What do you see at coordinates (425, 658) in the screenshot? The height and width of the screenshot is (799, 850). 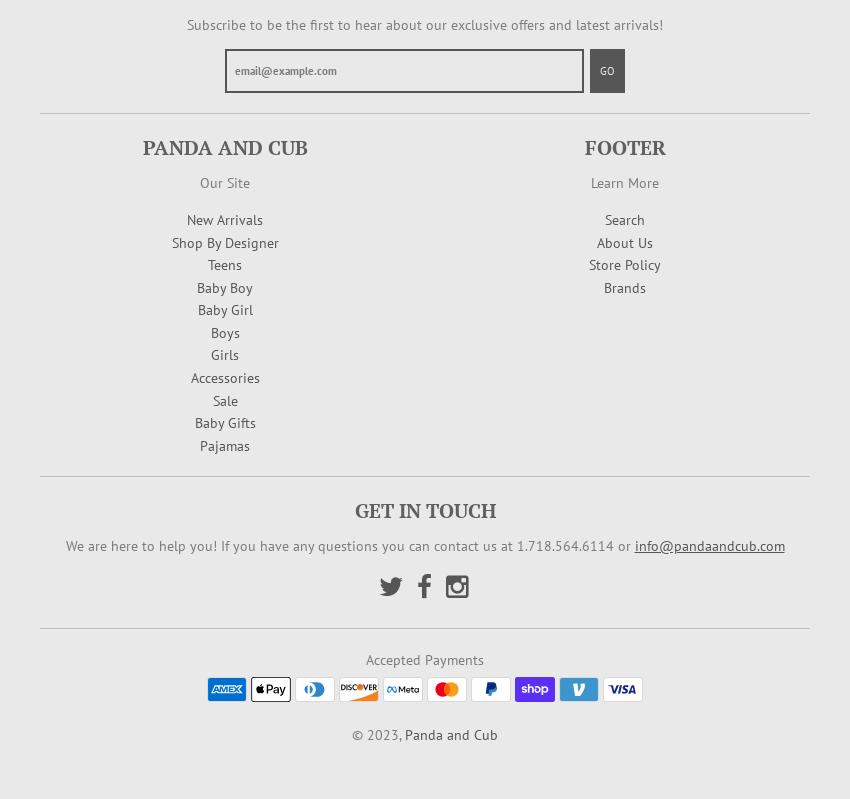 I see `'Accepted Payments'` at bounding box center [425, 658].